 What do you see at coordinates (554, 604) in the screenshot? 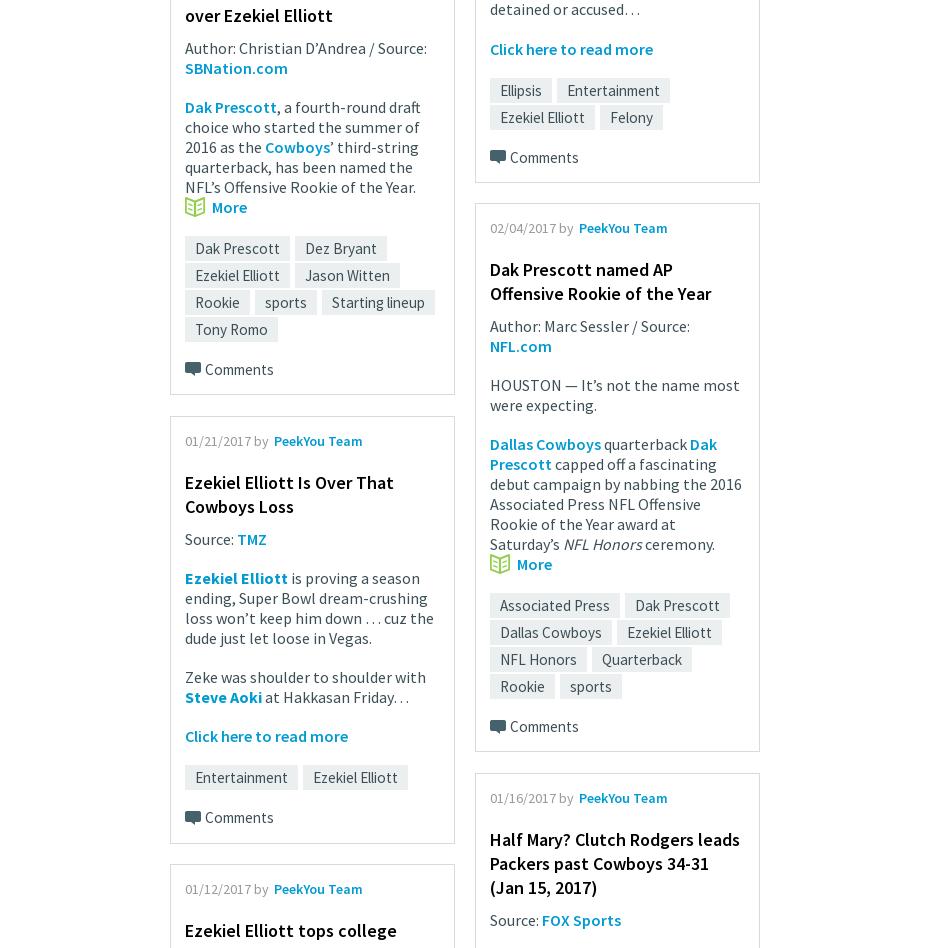
I see `'Associated Press'` at bounding box center [554, 604].